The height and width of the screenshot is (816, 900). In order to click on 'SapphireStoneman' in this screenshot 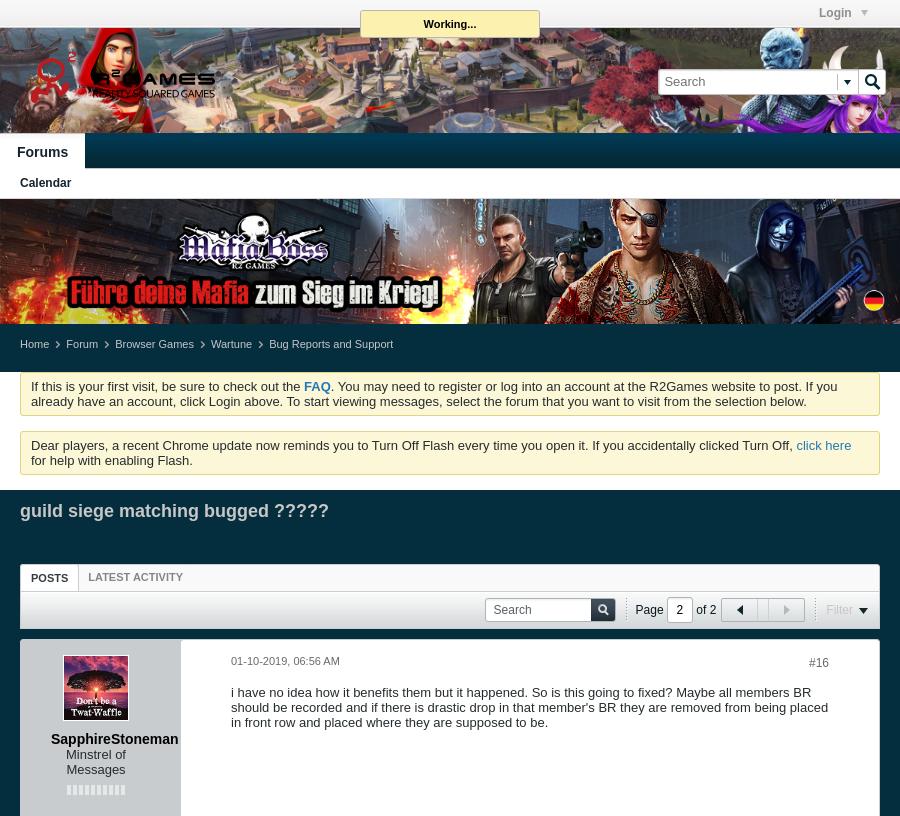, I will do `click(114, 737)`.